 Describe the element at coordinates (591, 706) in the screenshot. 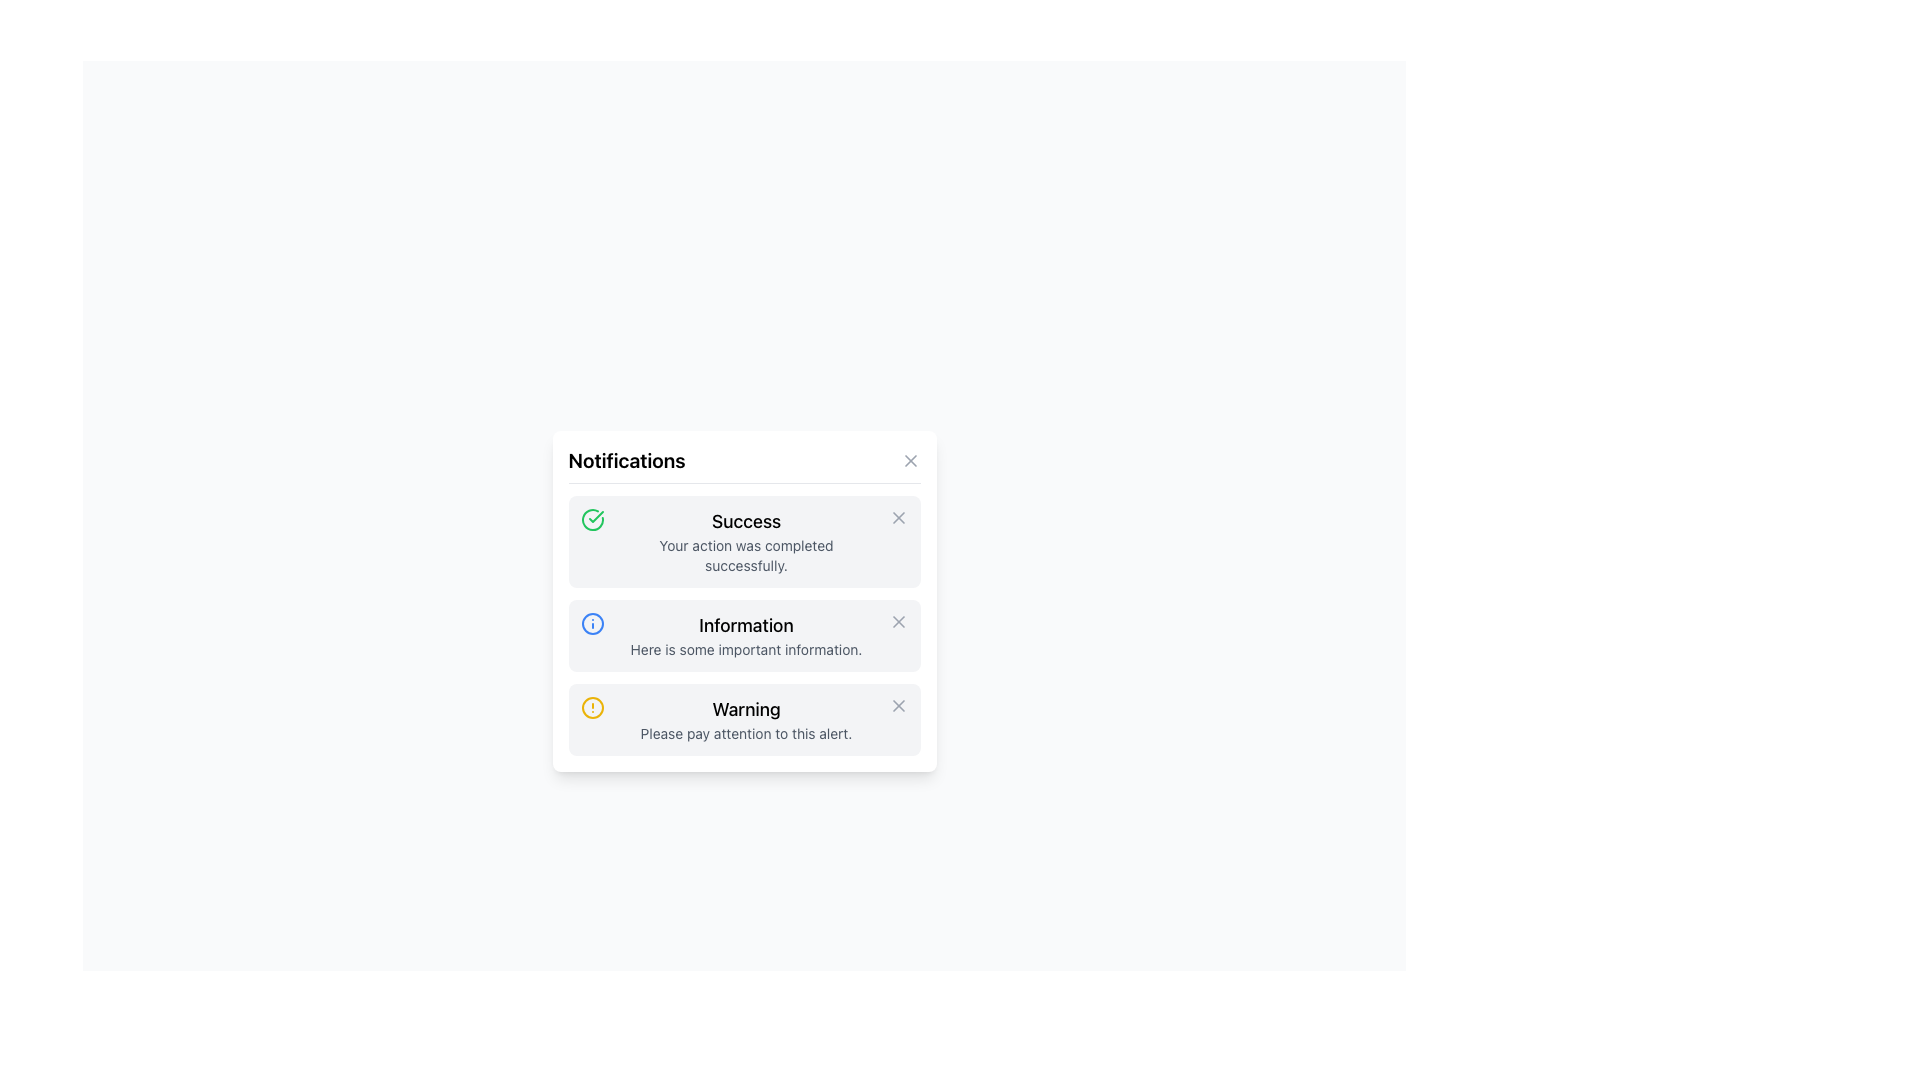

I see `the warning icon, which is located on the far left within the 'Warning' notification block, aligned with the text 'Warning' and 'Please pay attention to this alert.'` at that location.